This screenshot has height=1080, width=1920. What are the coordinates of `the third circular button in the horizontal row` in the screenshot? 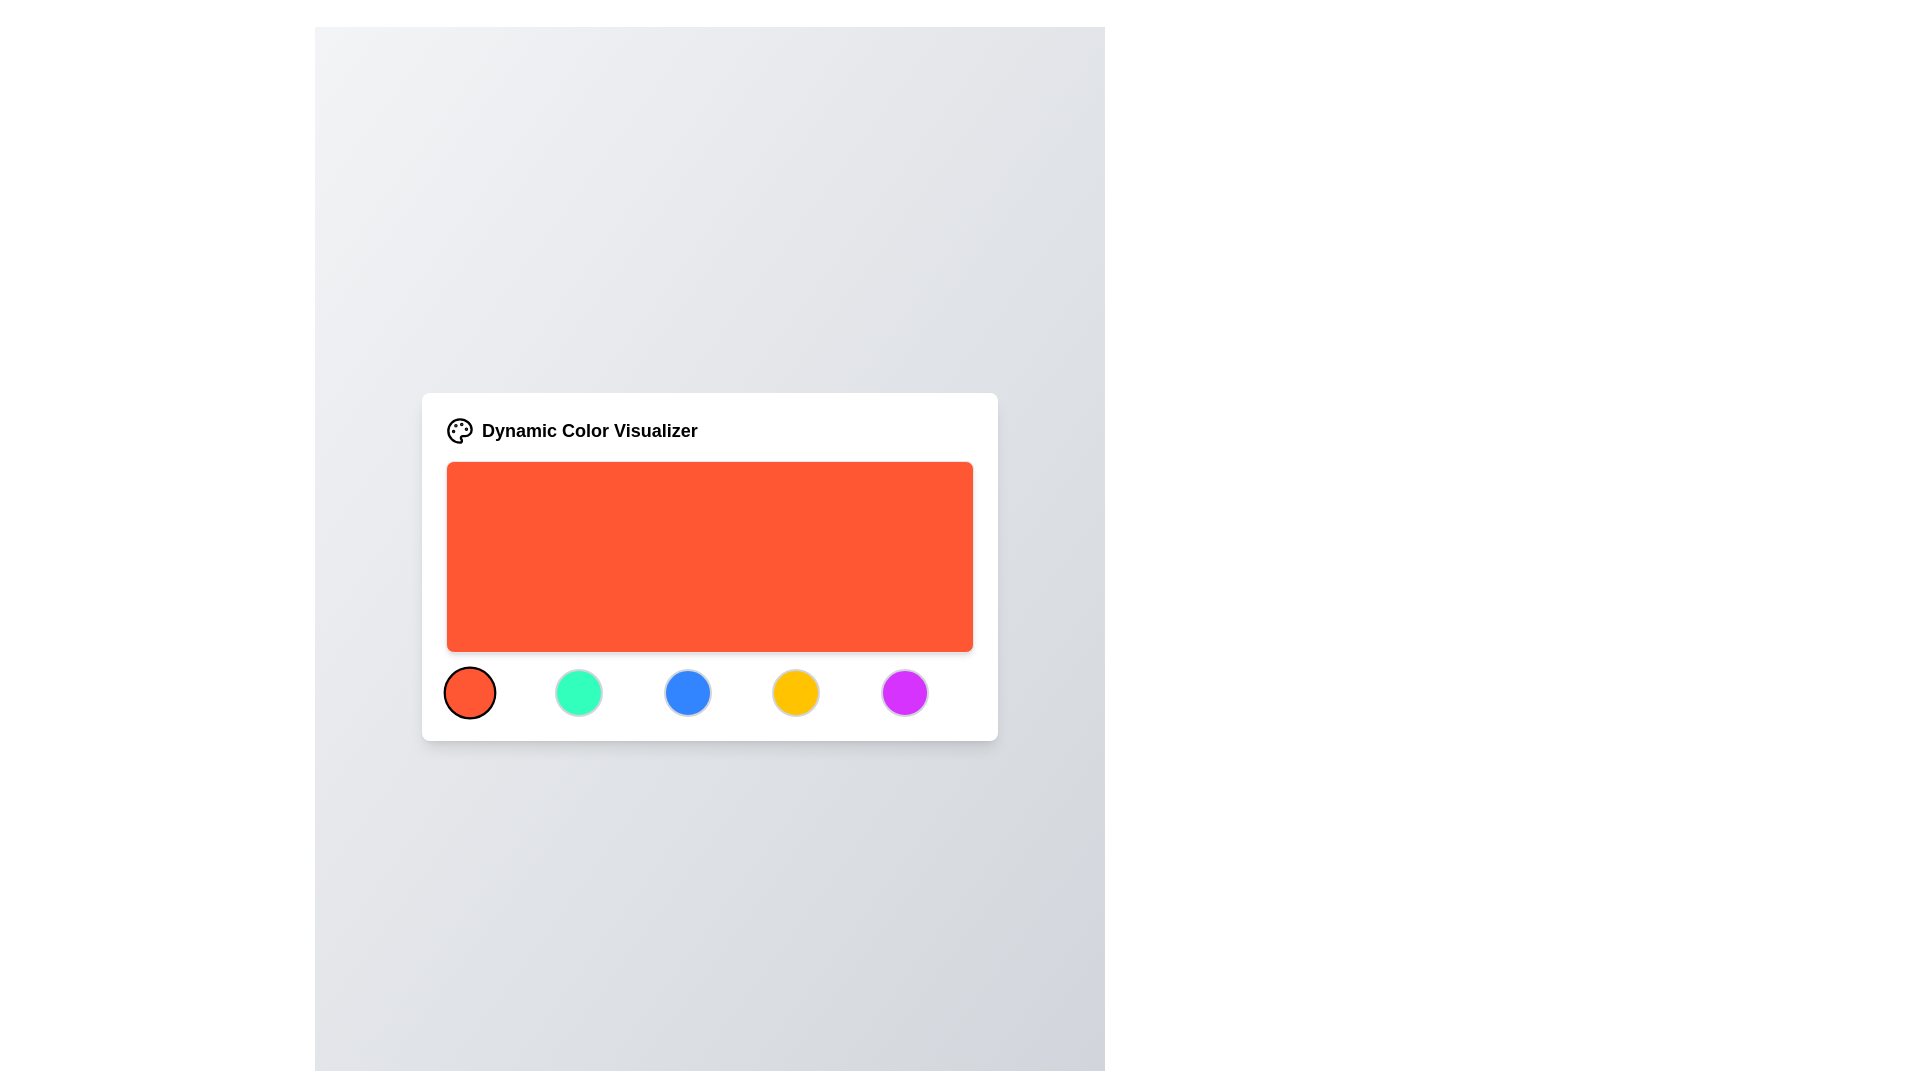 It's located at (687, 692).